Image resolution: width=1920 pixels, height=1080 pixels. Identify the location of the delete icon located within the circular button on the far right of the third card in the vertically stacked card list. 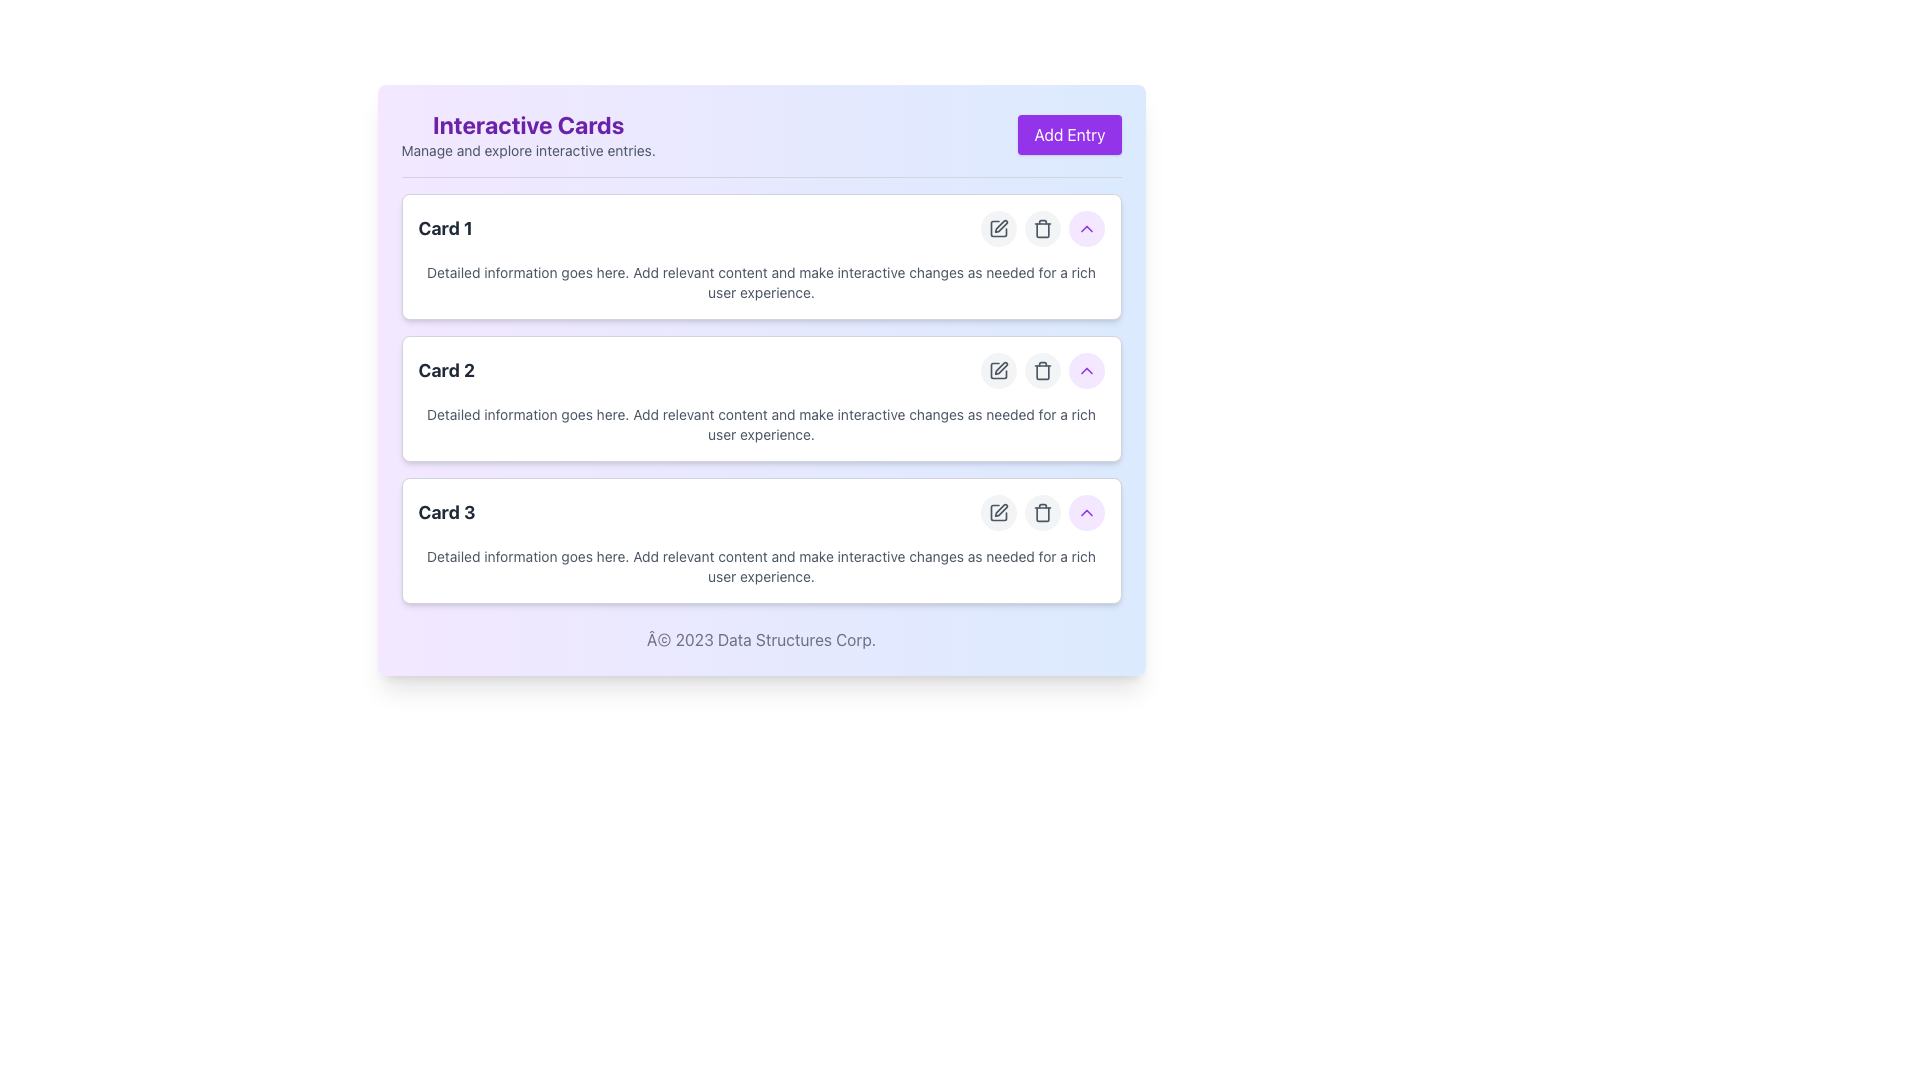
(1041, 512).